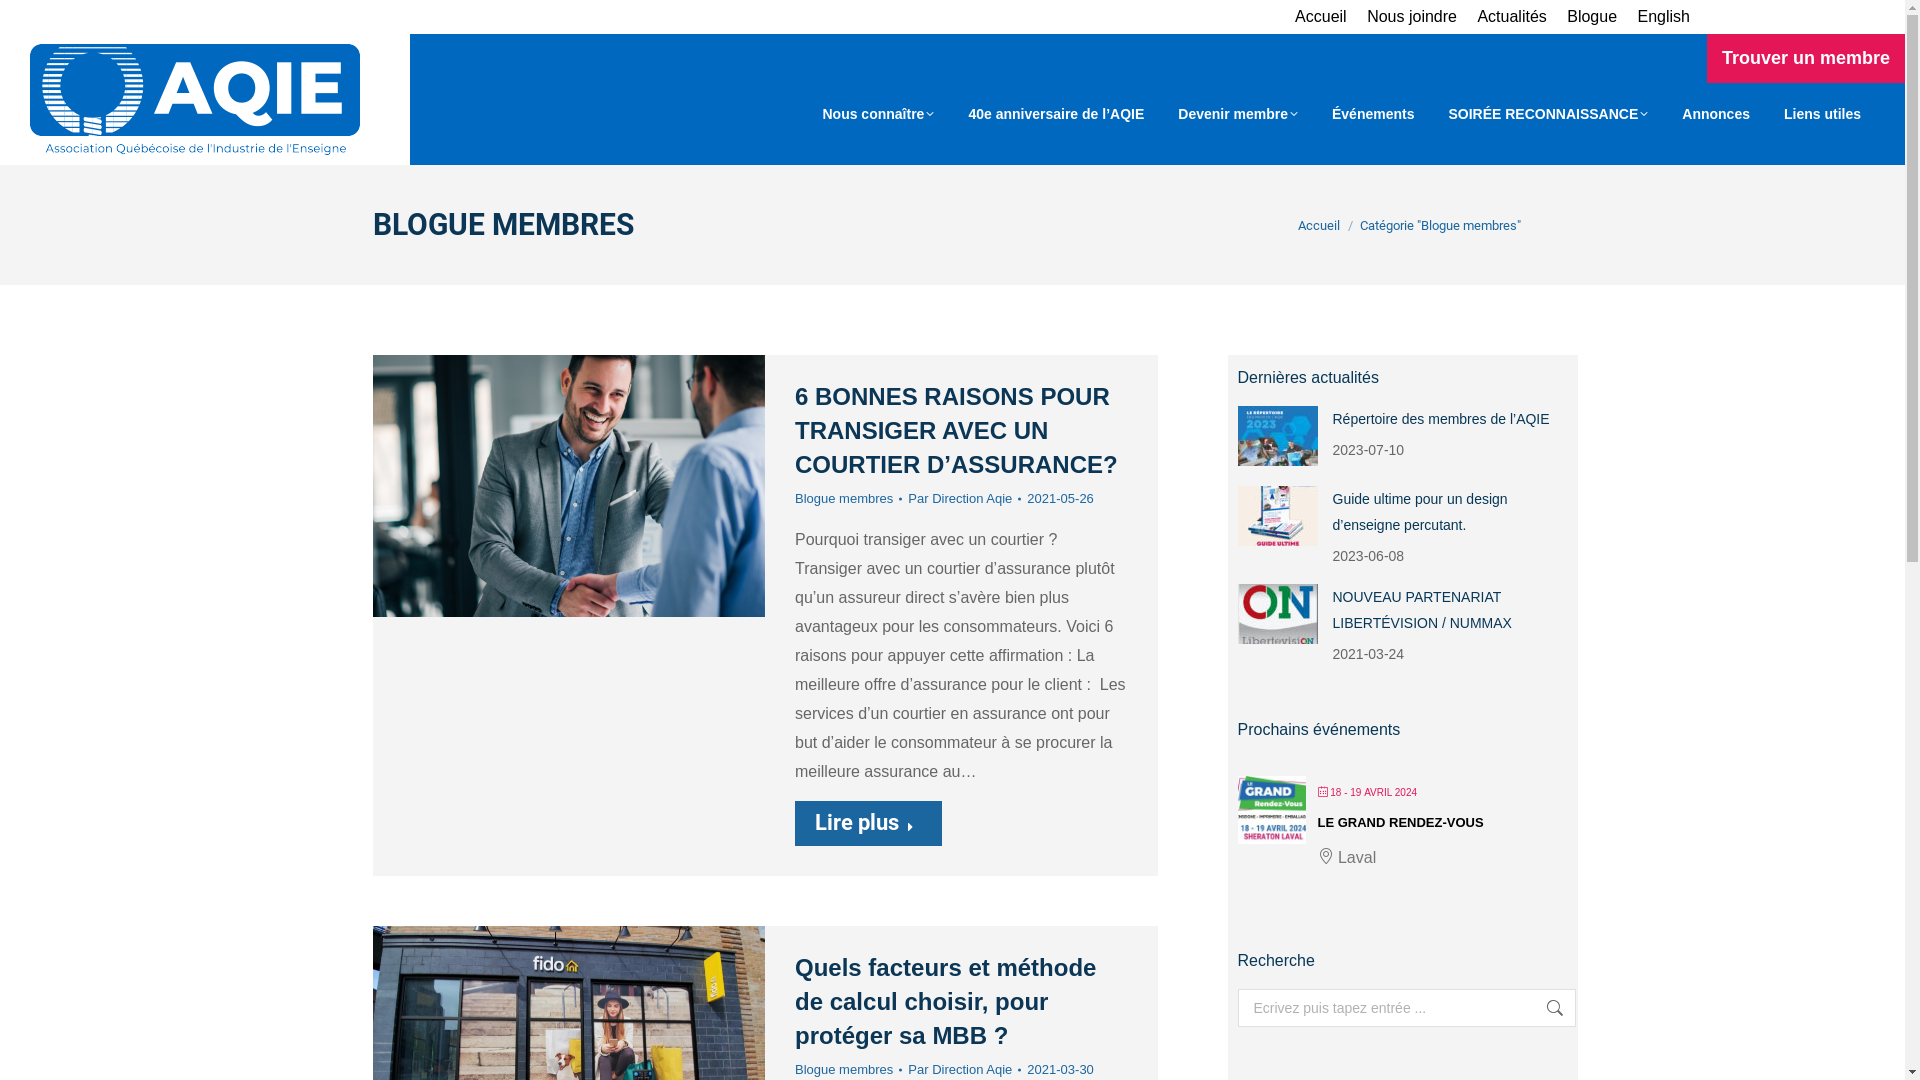  Describe the element at coordinates (964, 497) in the screenshot. I see `'Par Direction Aqie'` at that location.